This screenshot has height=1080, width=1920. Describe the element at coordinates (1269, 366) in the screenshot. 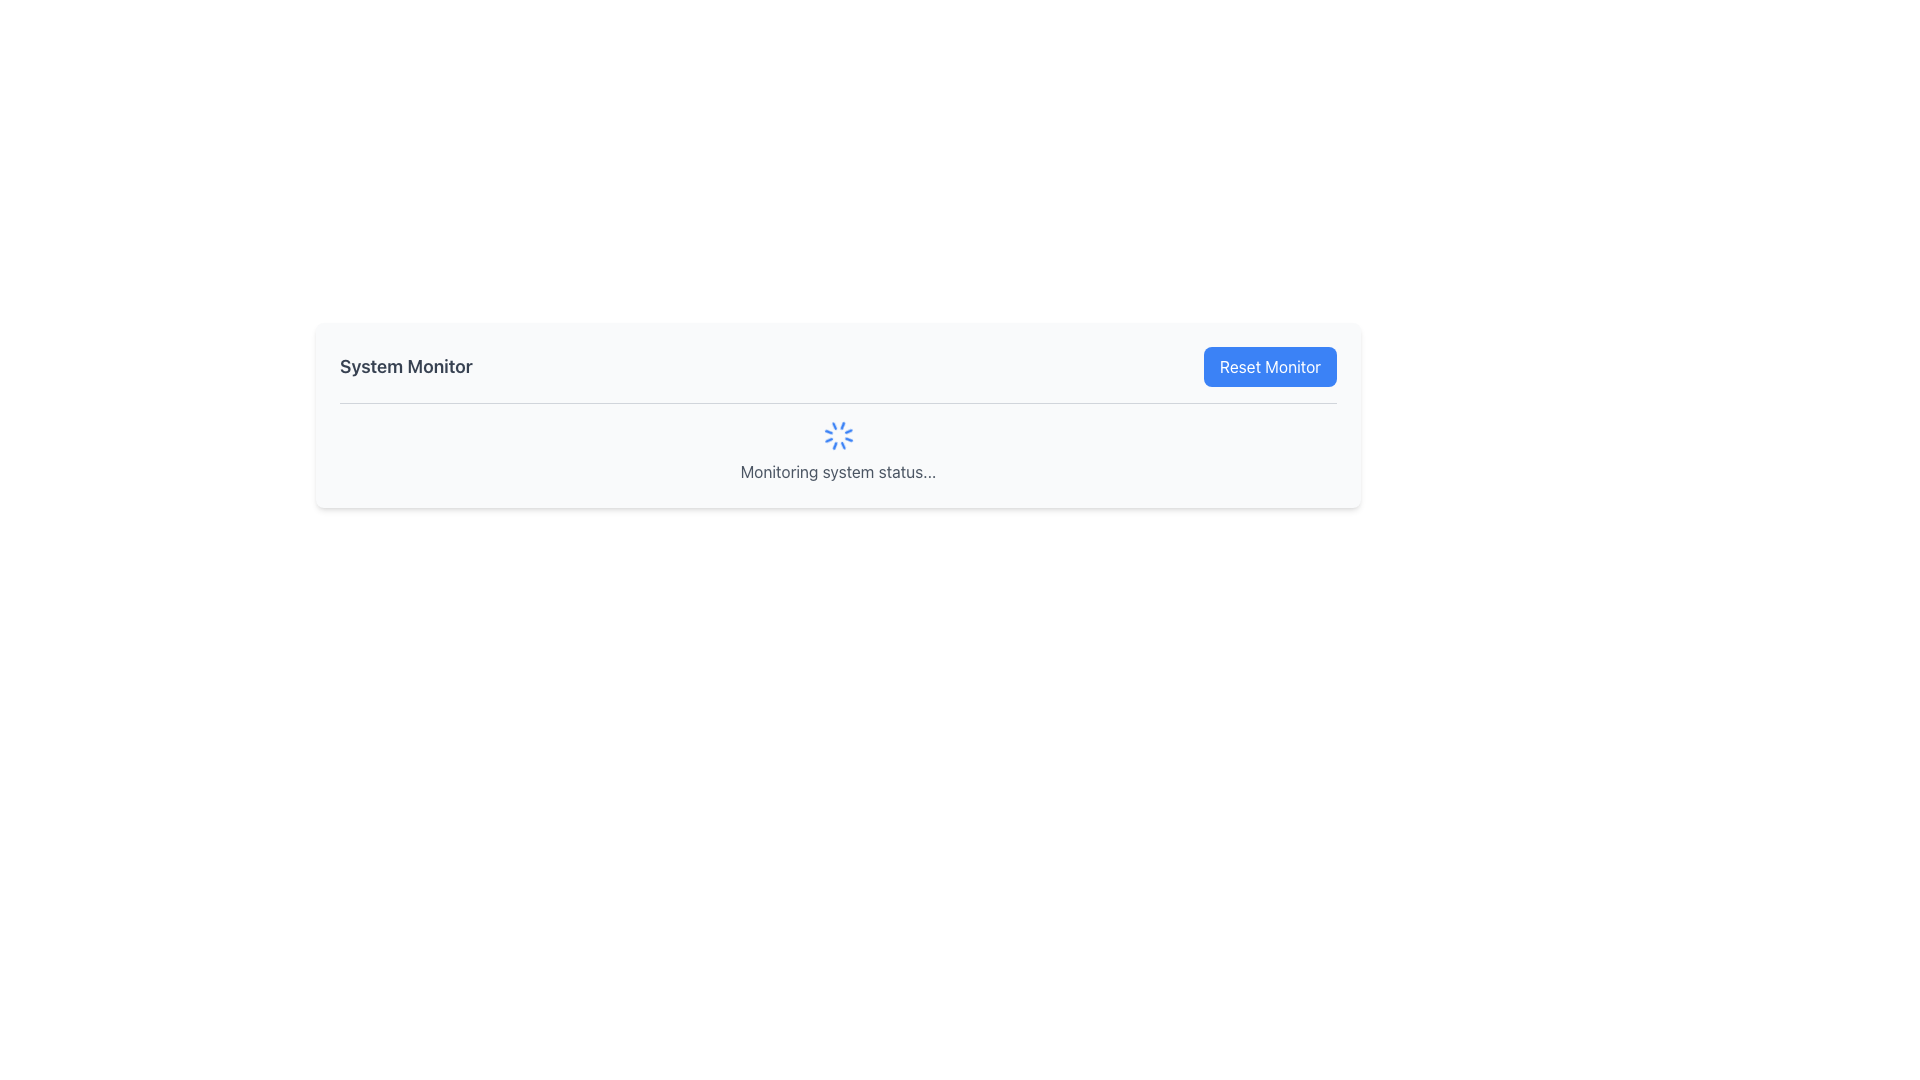

I see `the reset button located on the right side of the 'System Monitor' section` at that location.